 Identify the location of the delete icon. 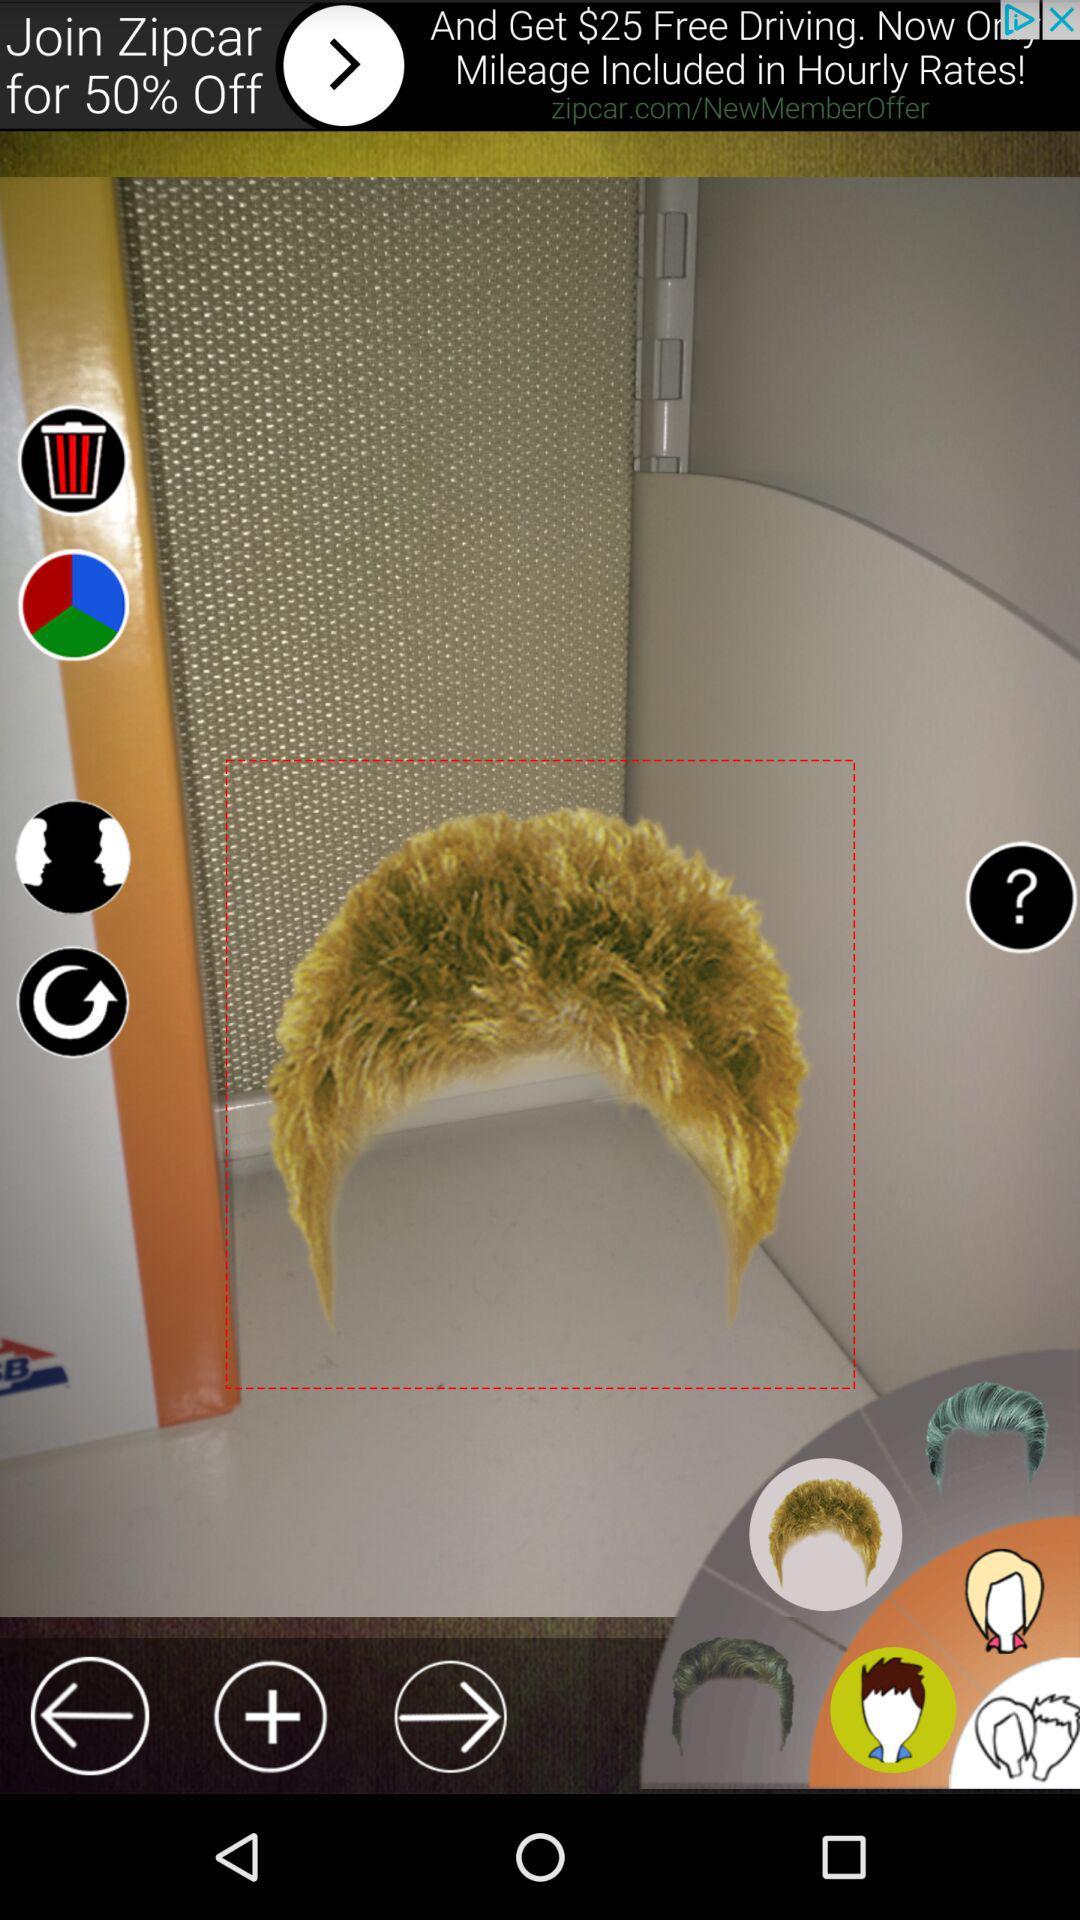
(71, 492).